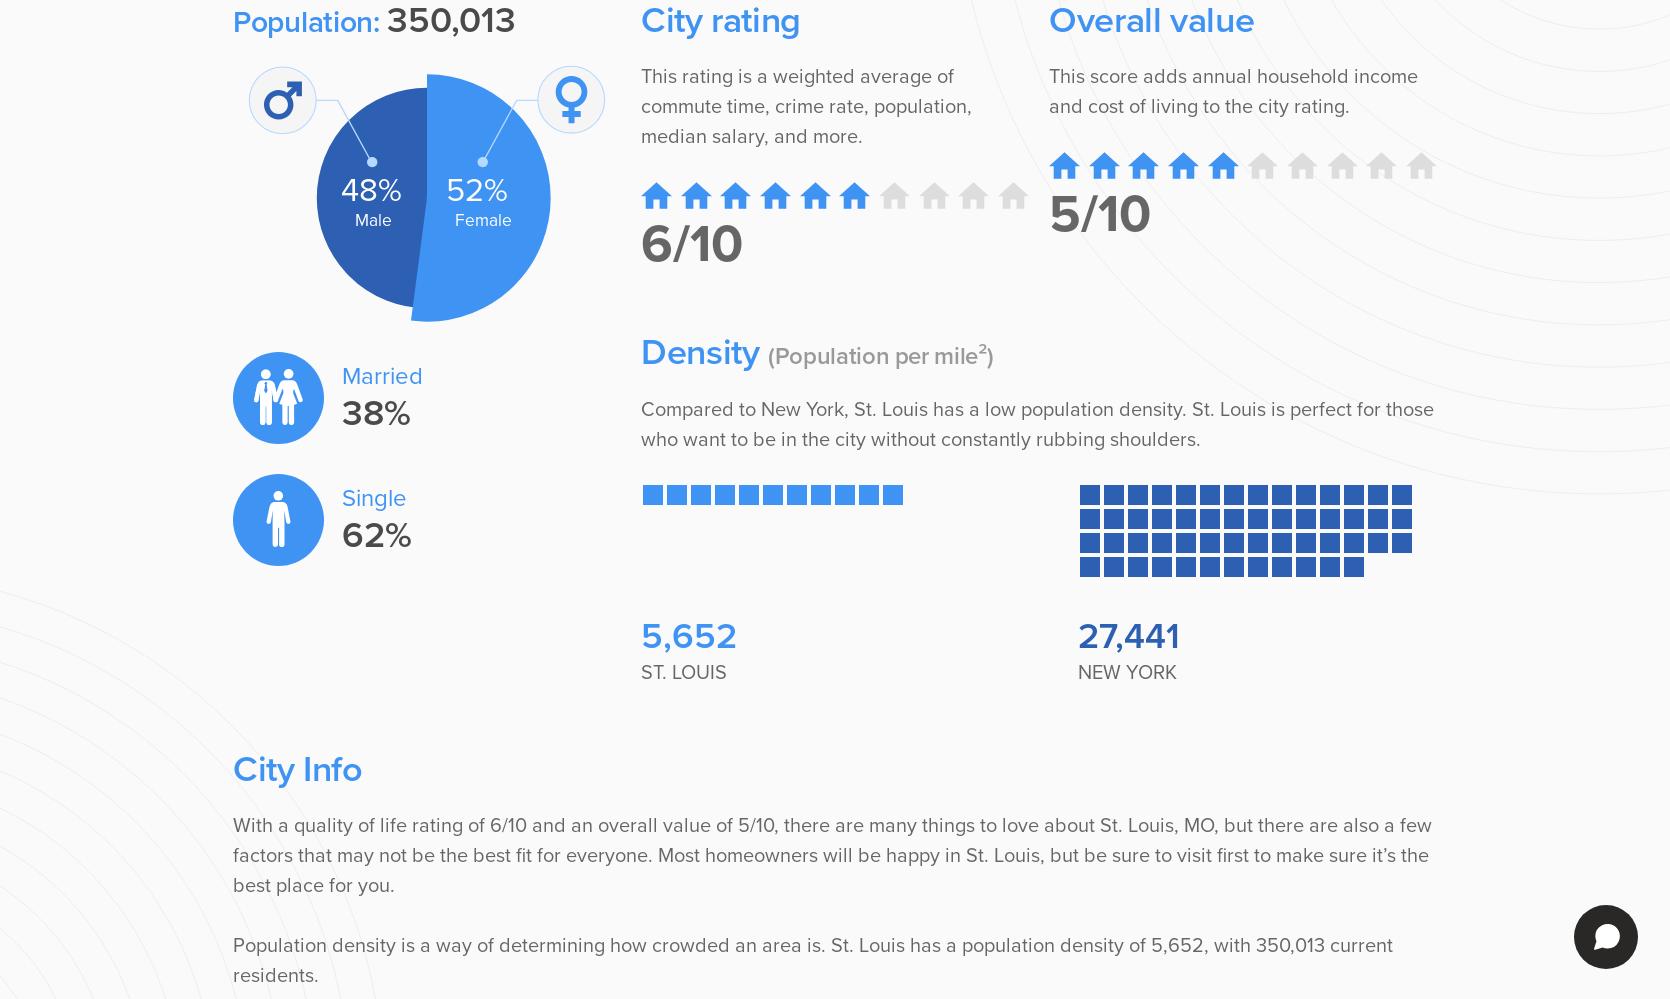  I want to click on 'This score adds annual household income and cost of living to the city rating.', so click(1233, 91).